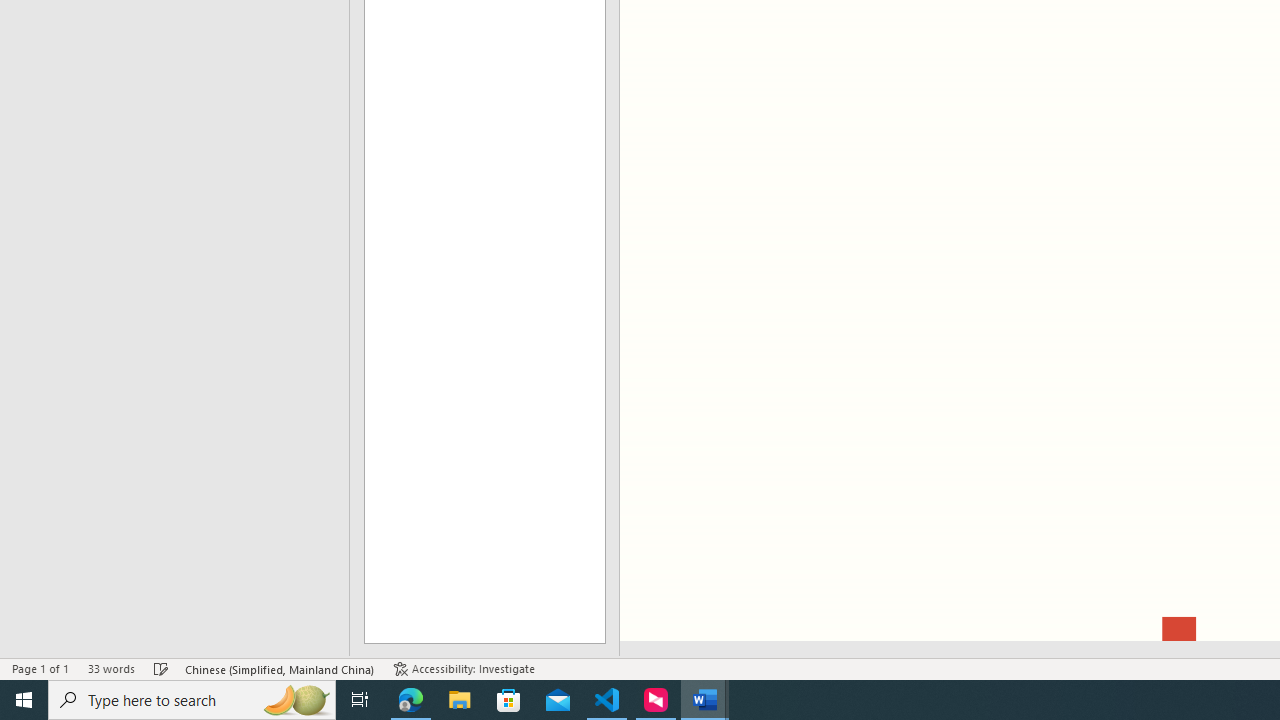 This screenshot has height=720, width=1280. I want to click on 'Page Number Page 1 of 1', so click(40, 669).